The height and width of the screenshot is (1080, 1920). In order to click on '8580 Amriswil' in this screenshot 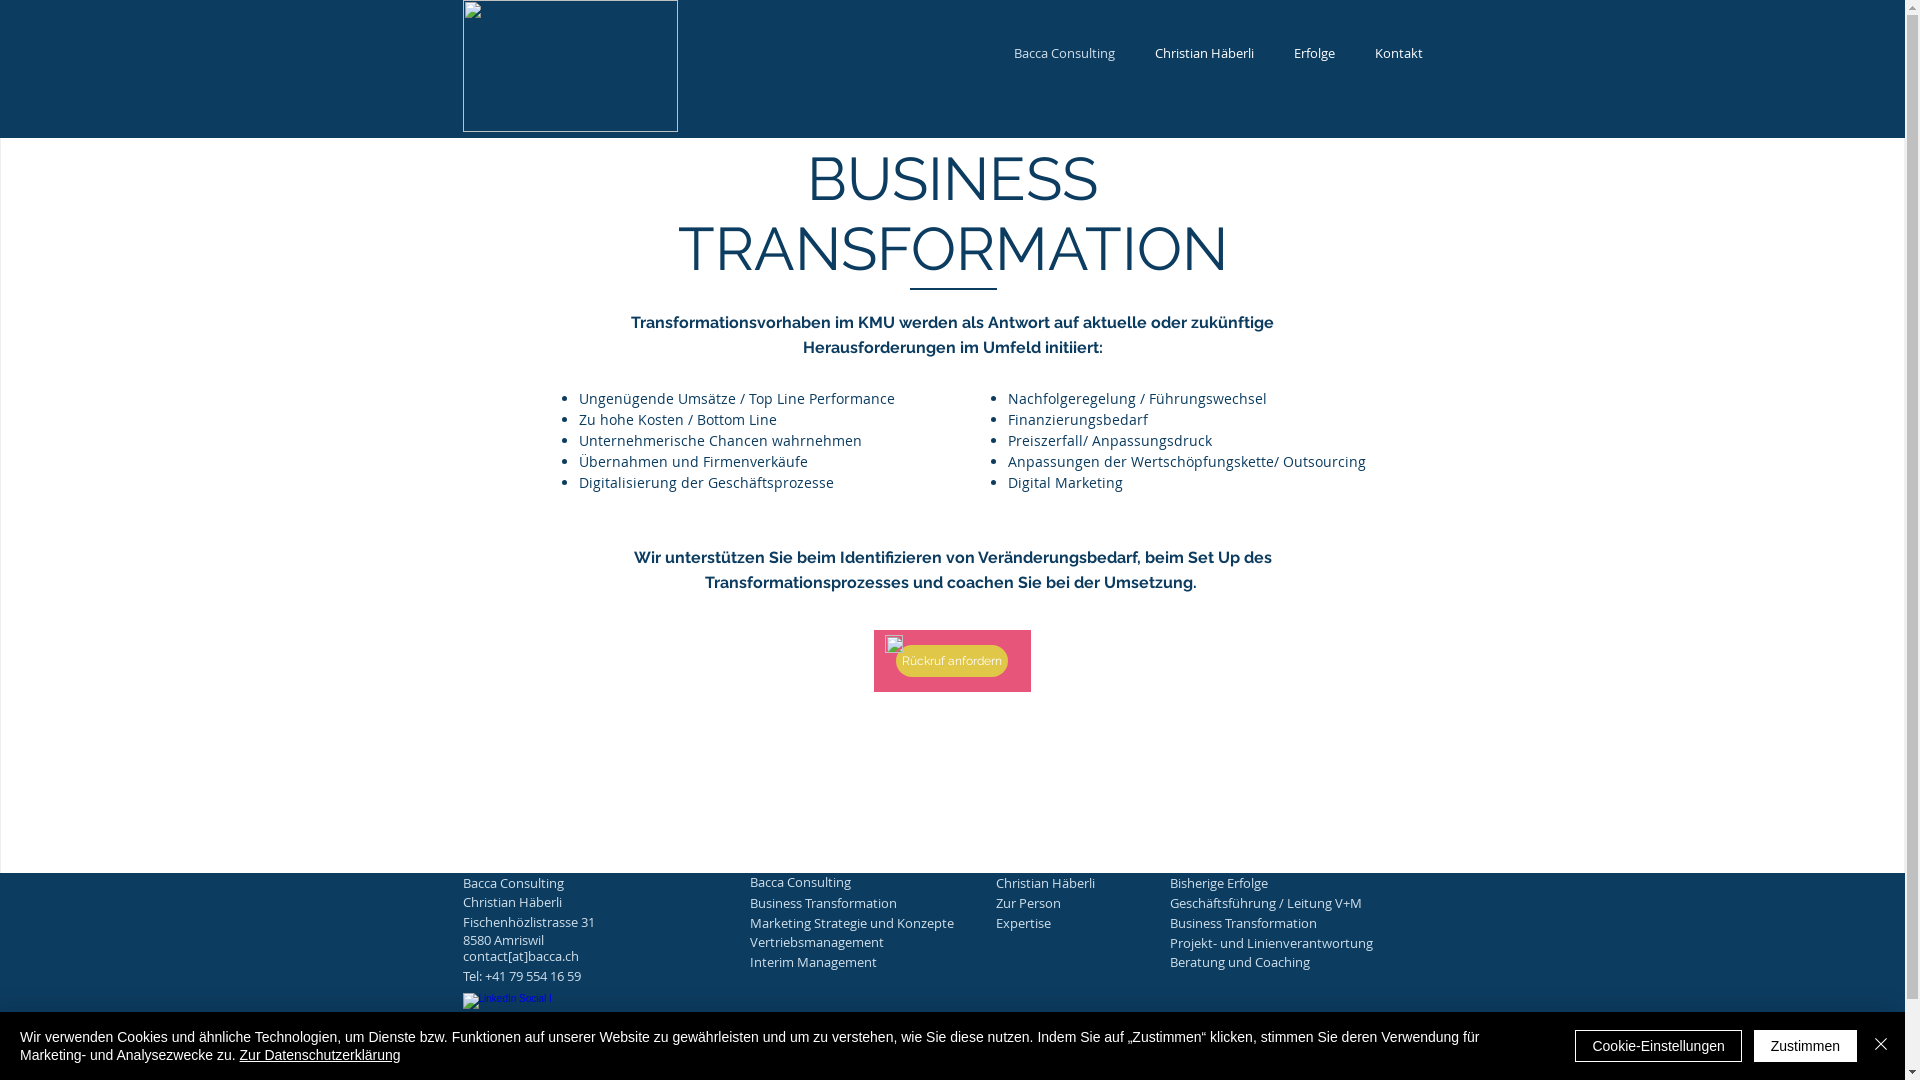, I will do `click(564, 940)`.